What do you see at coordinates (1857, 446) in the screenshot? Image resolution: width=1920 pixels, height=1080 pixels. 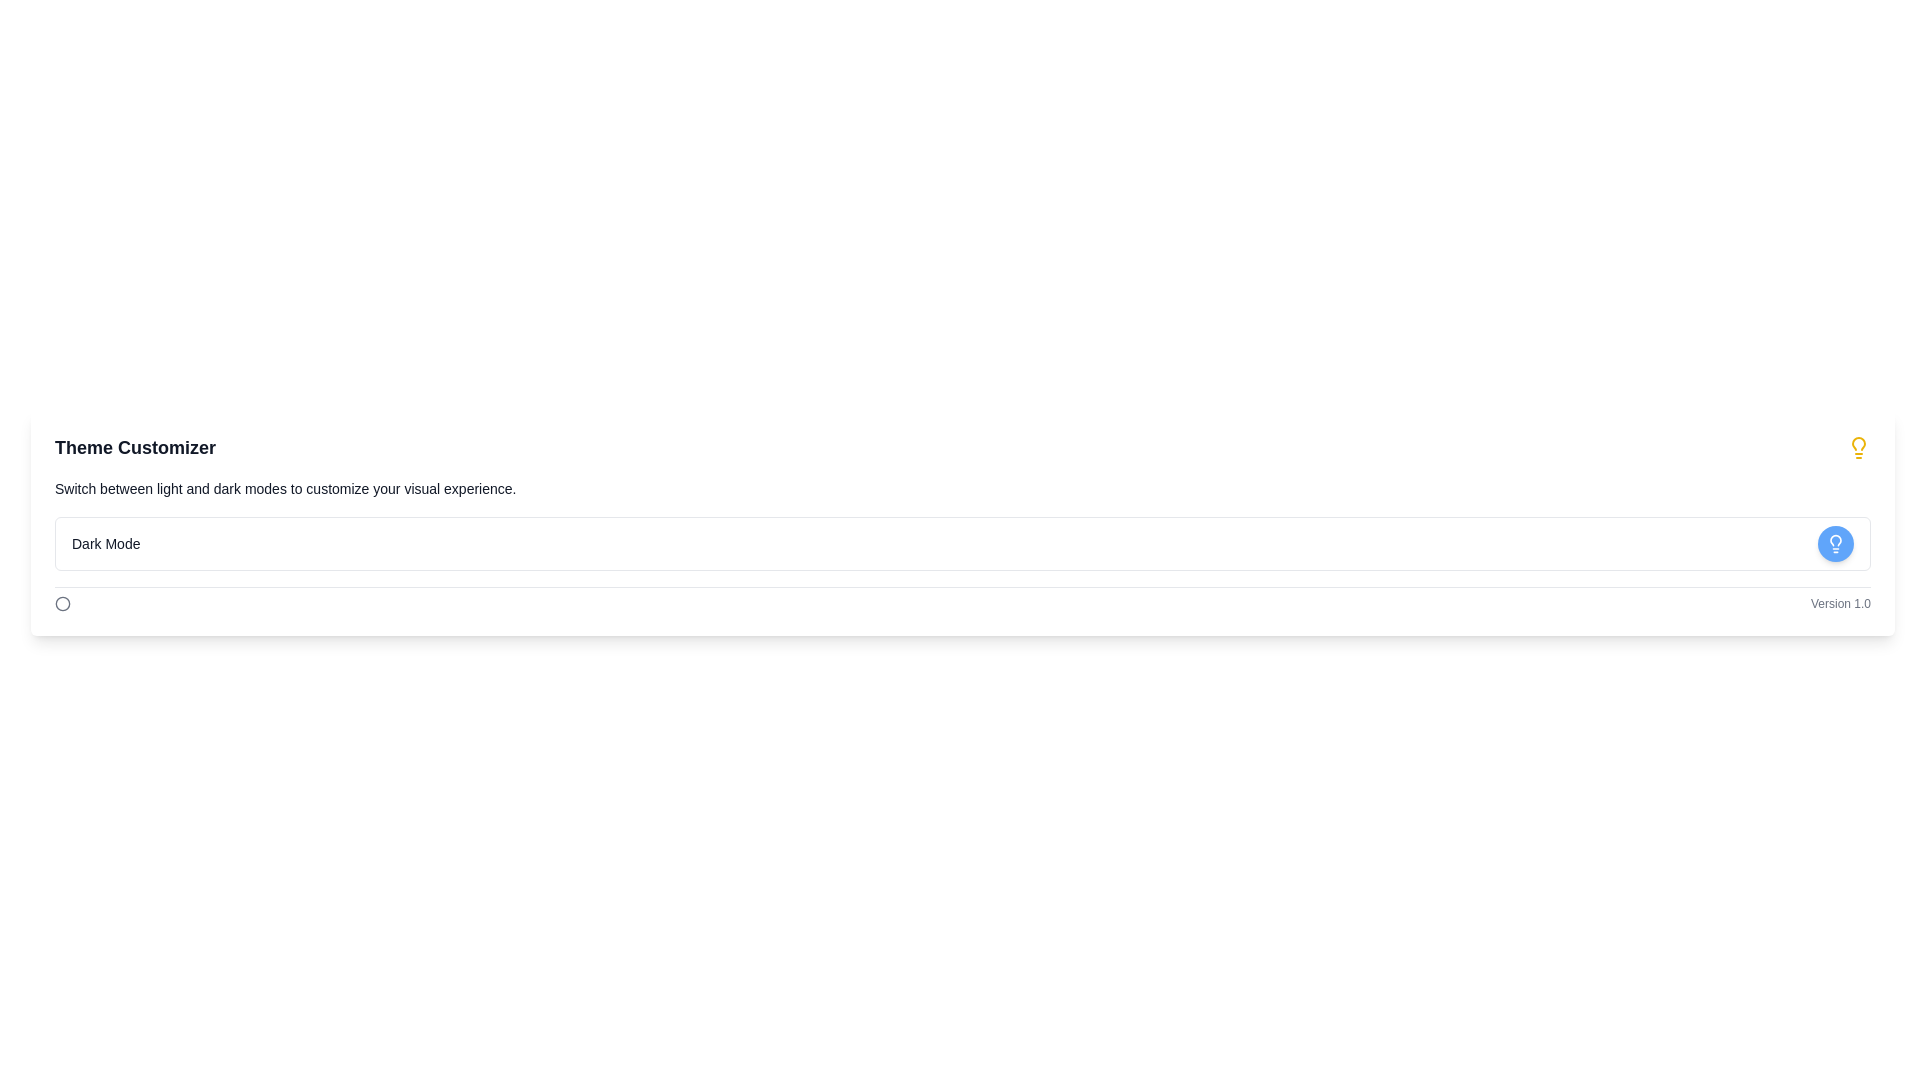 I see `the lightbulb icon located to the right of the 'Theme Customizer' heading, which is visually characterized by its yellow color and simple line design` at bounding box center [1857, 446].